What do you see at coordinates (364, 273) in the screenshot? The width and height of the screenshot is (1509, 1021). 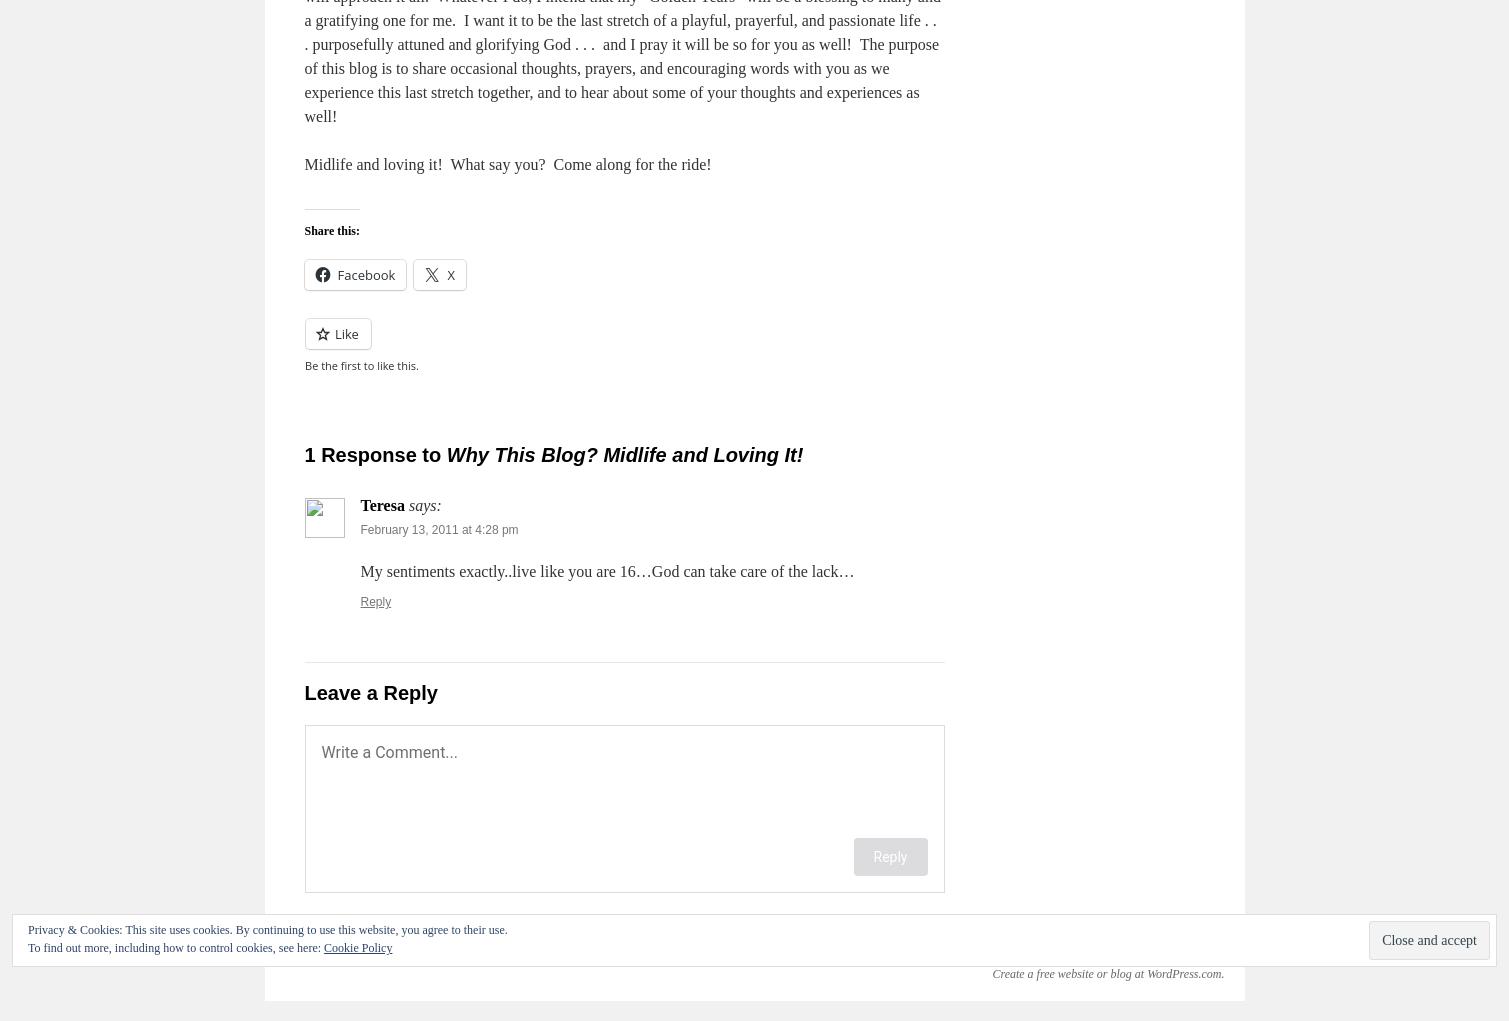 I see `'Facebook'` at bounding box center [364, 273].